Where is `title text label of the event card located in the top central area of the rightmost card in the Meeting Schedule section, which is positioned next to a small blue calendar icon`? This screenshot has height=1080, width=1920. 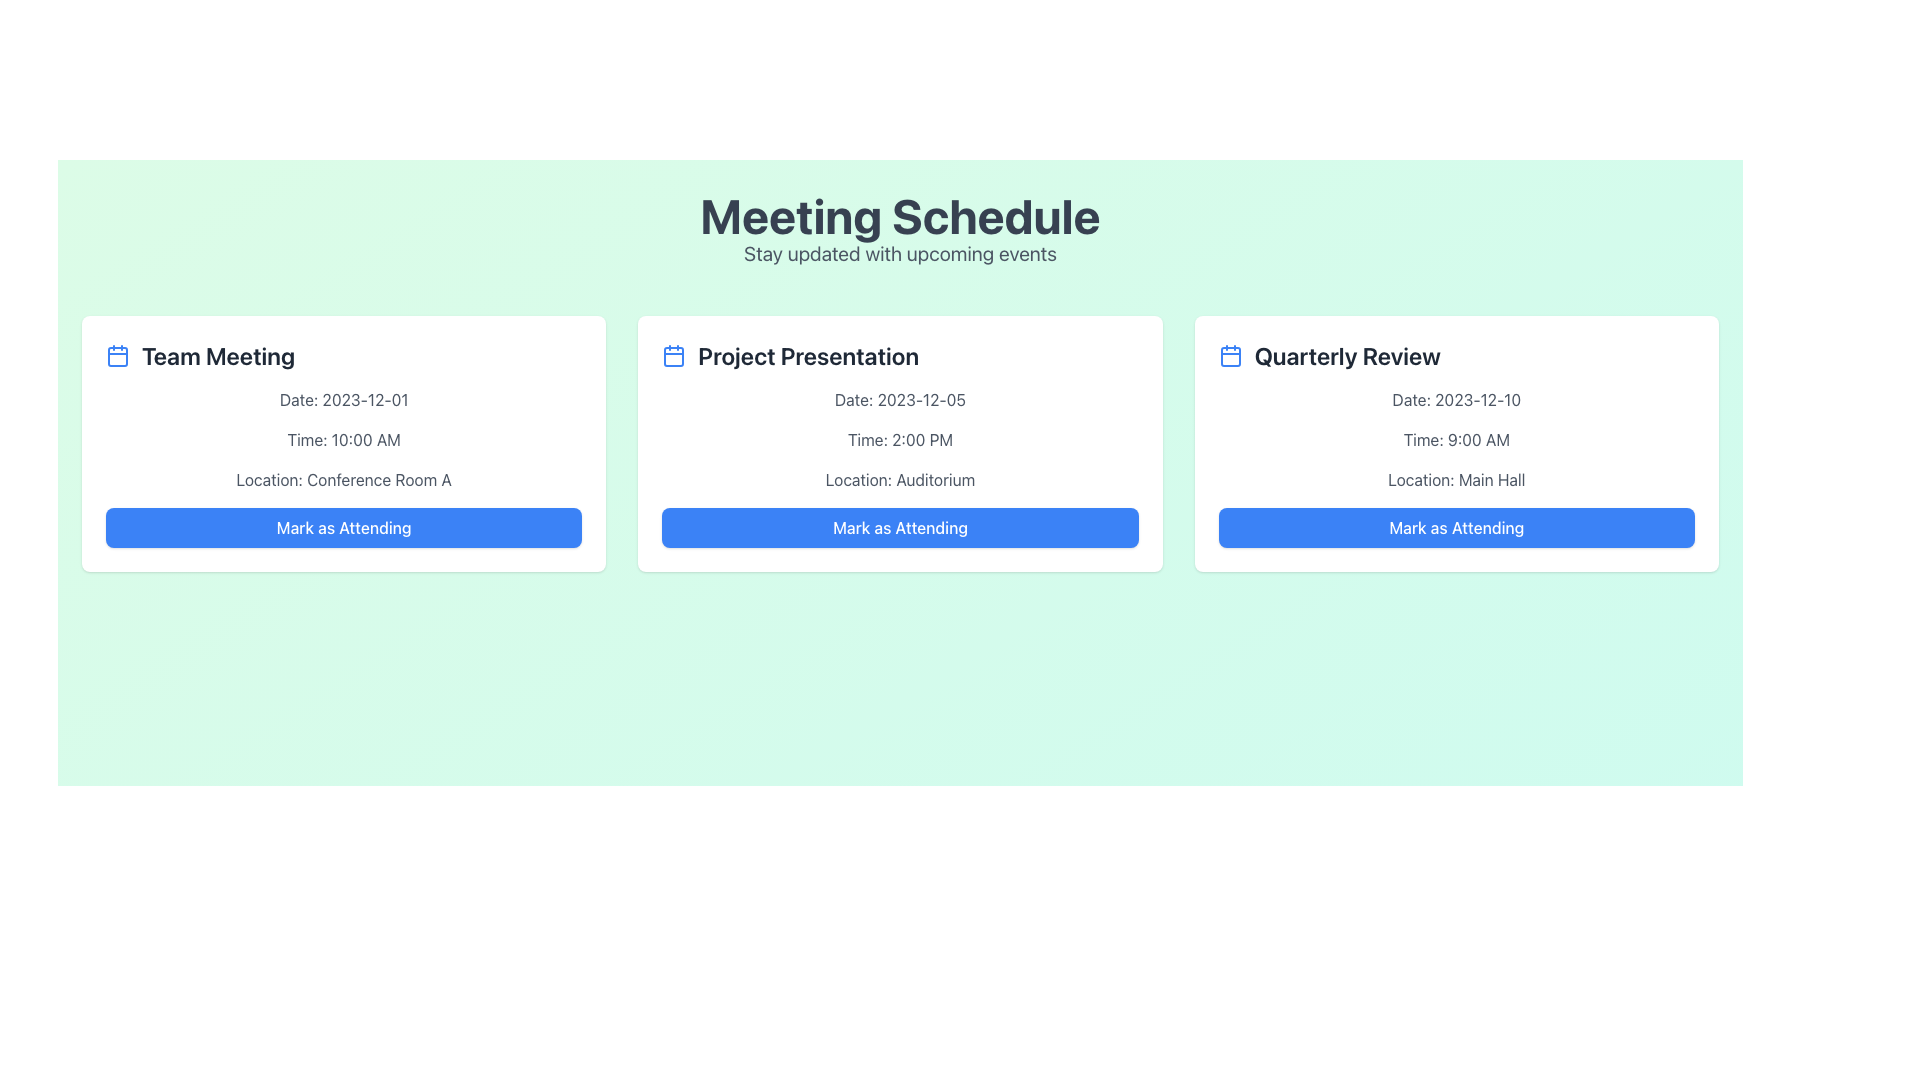 title text label of the event card located in the top central area of the rightmost card in the Meeting Schedule section, which is positioned next to a small blue calendar icon is located at coordinates (1347, 354).